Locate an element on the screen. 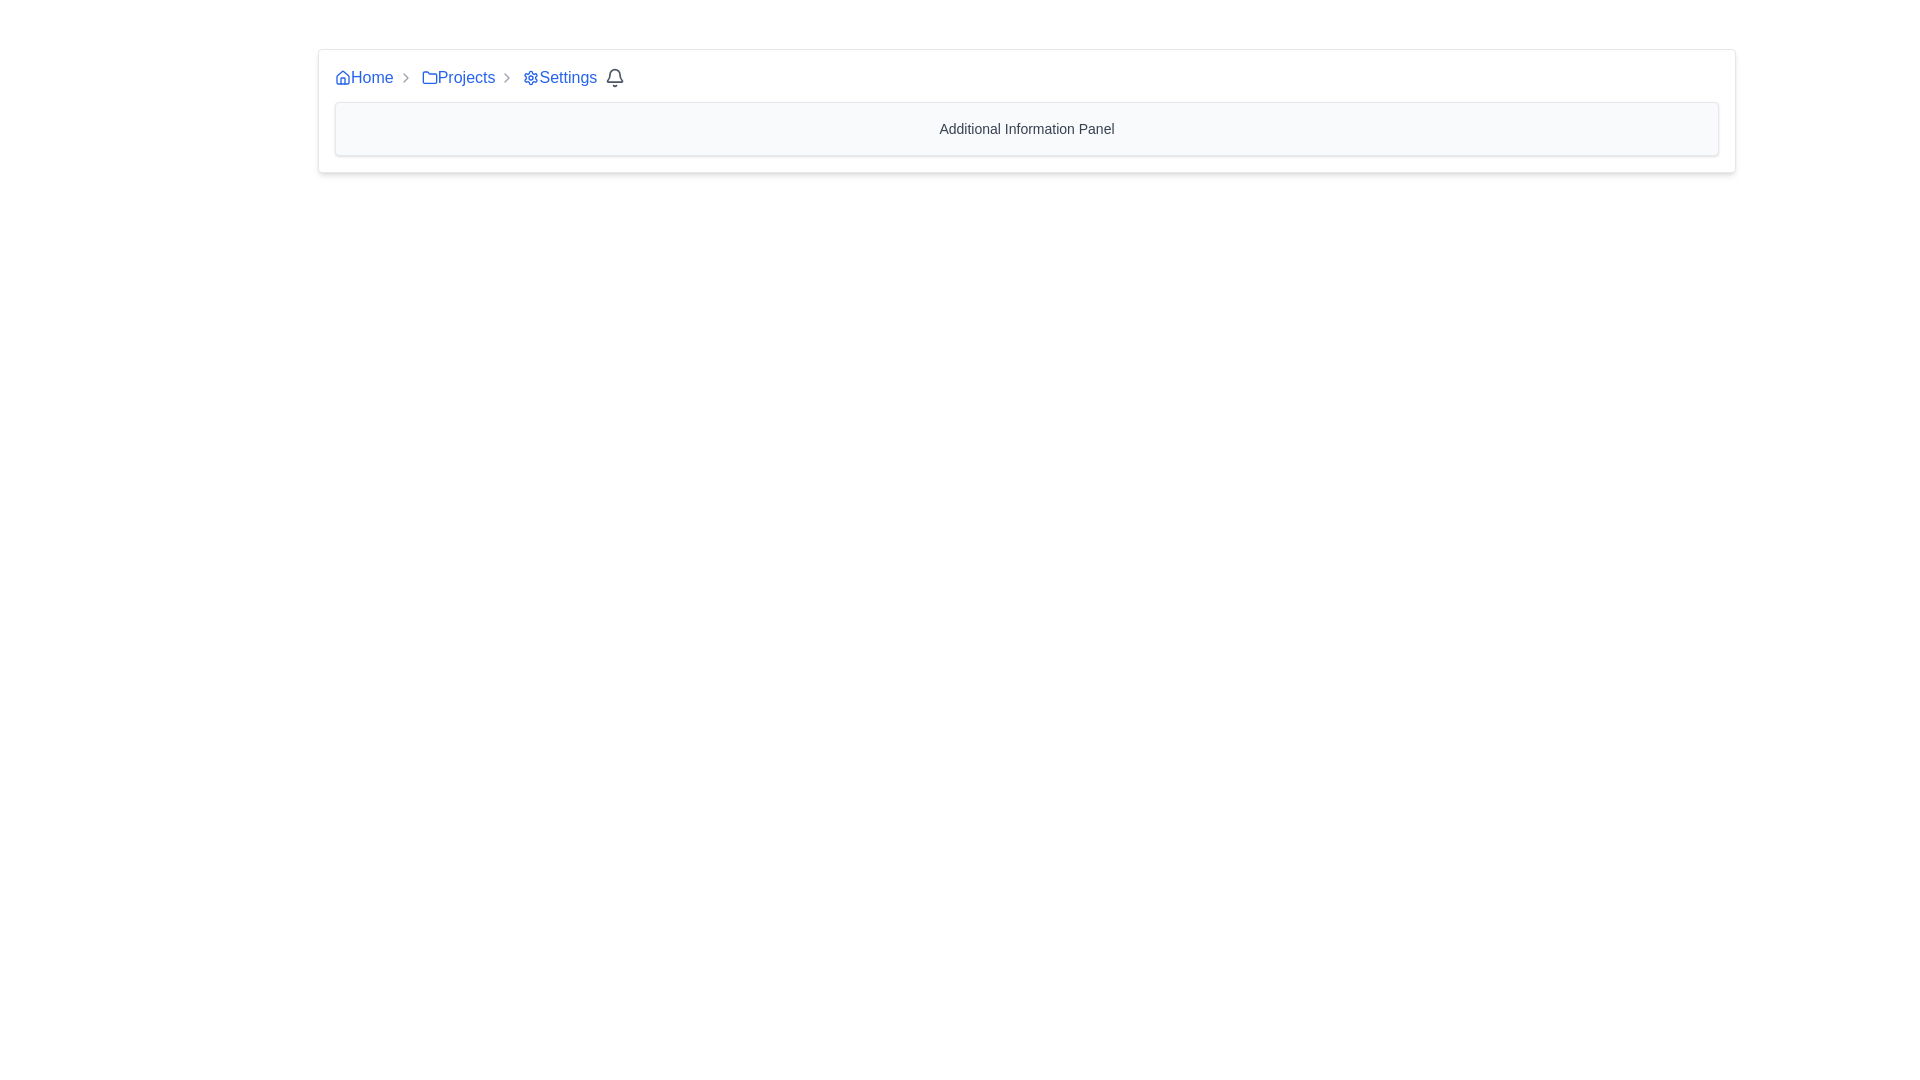 The width and height of the screenshot is (1920, 1080). the 'Settings' text label in the breadcrumb navigation to indicate interactivity by underlining it is located at coordinates (567, 76).